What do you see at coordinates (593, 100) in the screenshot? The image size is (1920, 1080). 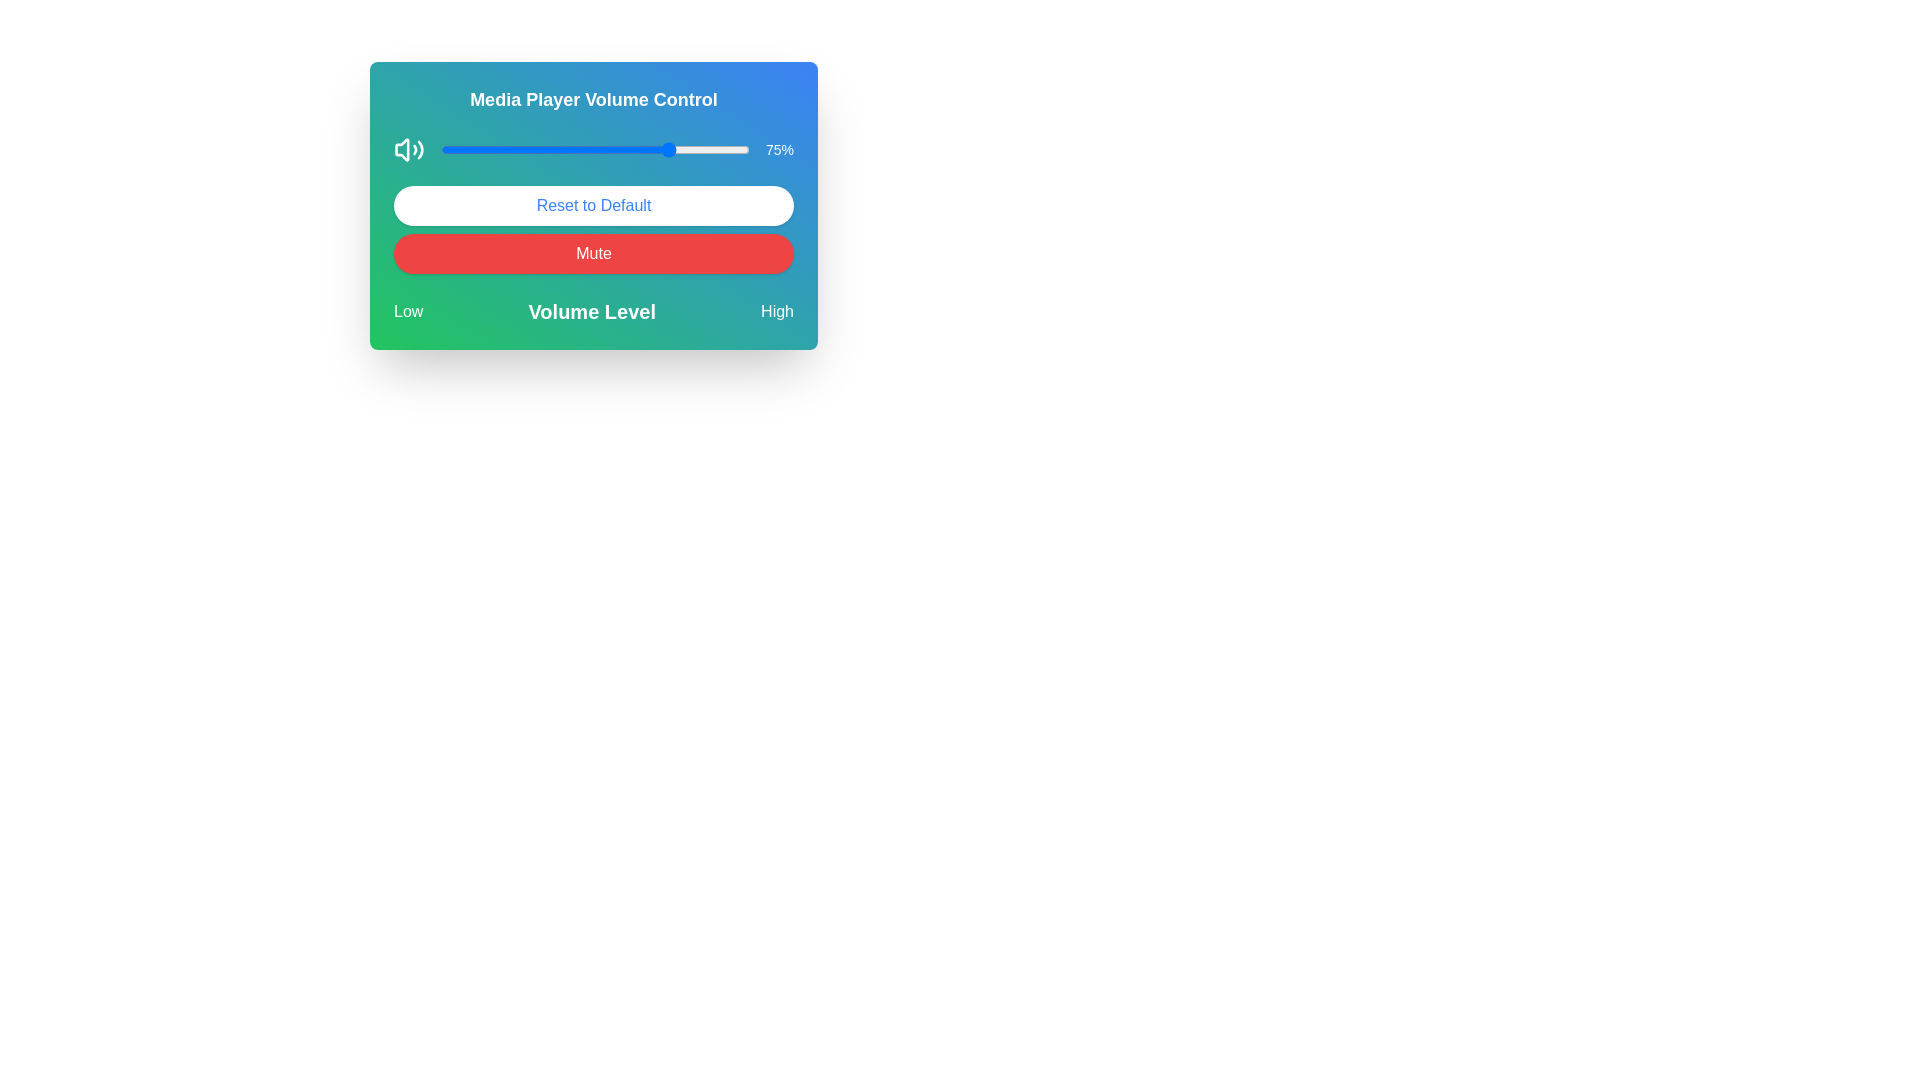 I see `title text of the Media Player Volume Control section, which is prominently displayed at the top center of the interface` at bounding box center [593, 100].